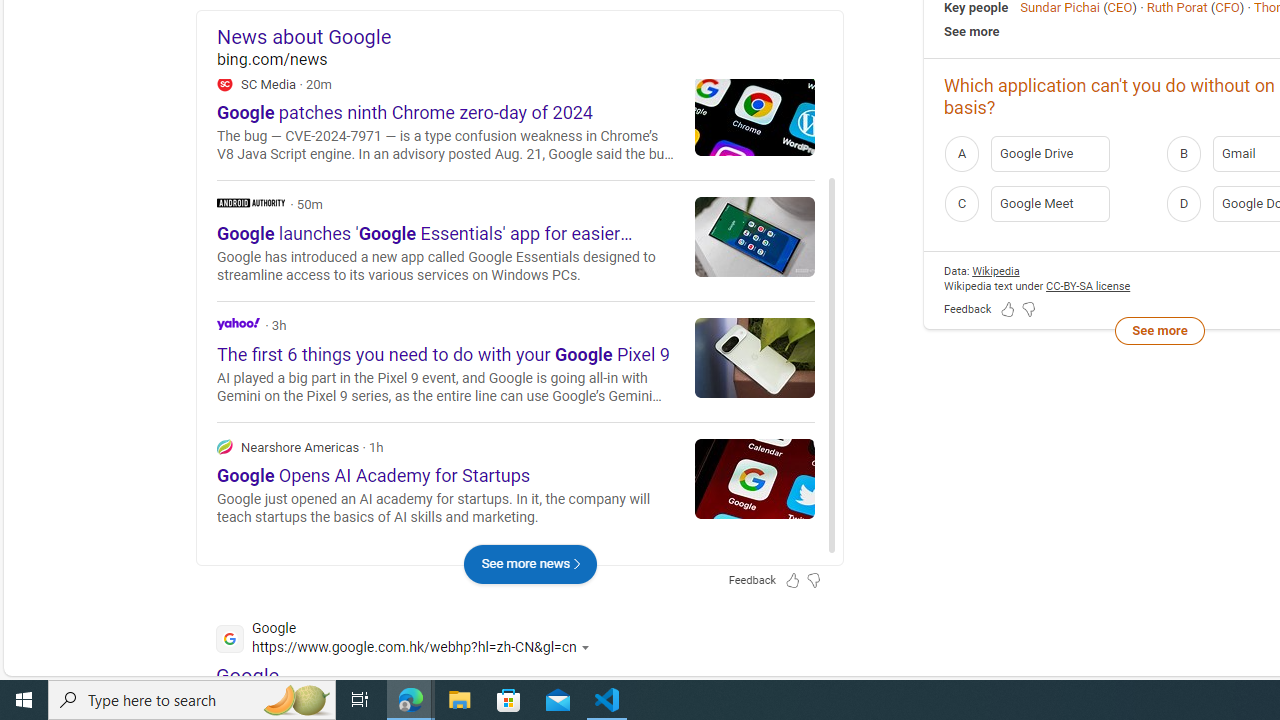 This screenshot has height=720, width=1280. Describe the element at coordinates (225, 82) in the screenshot. I see `'SC Media'` at that location.